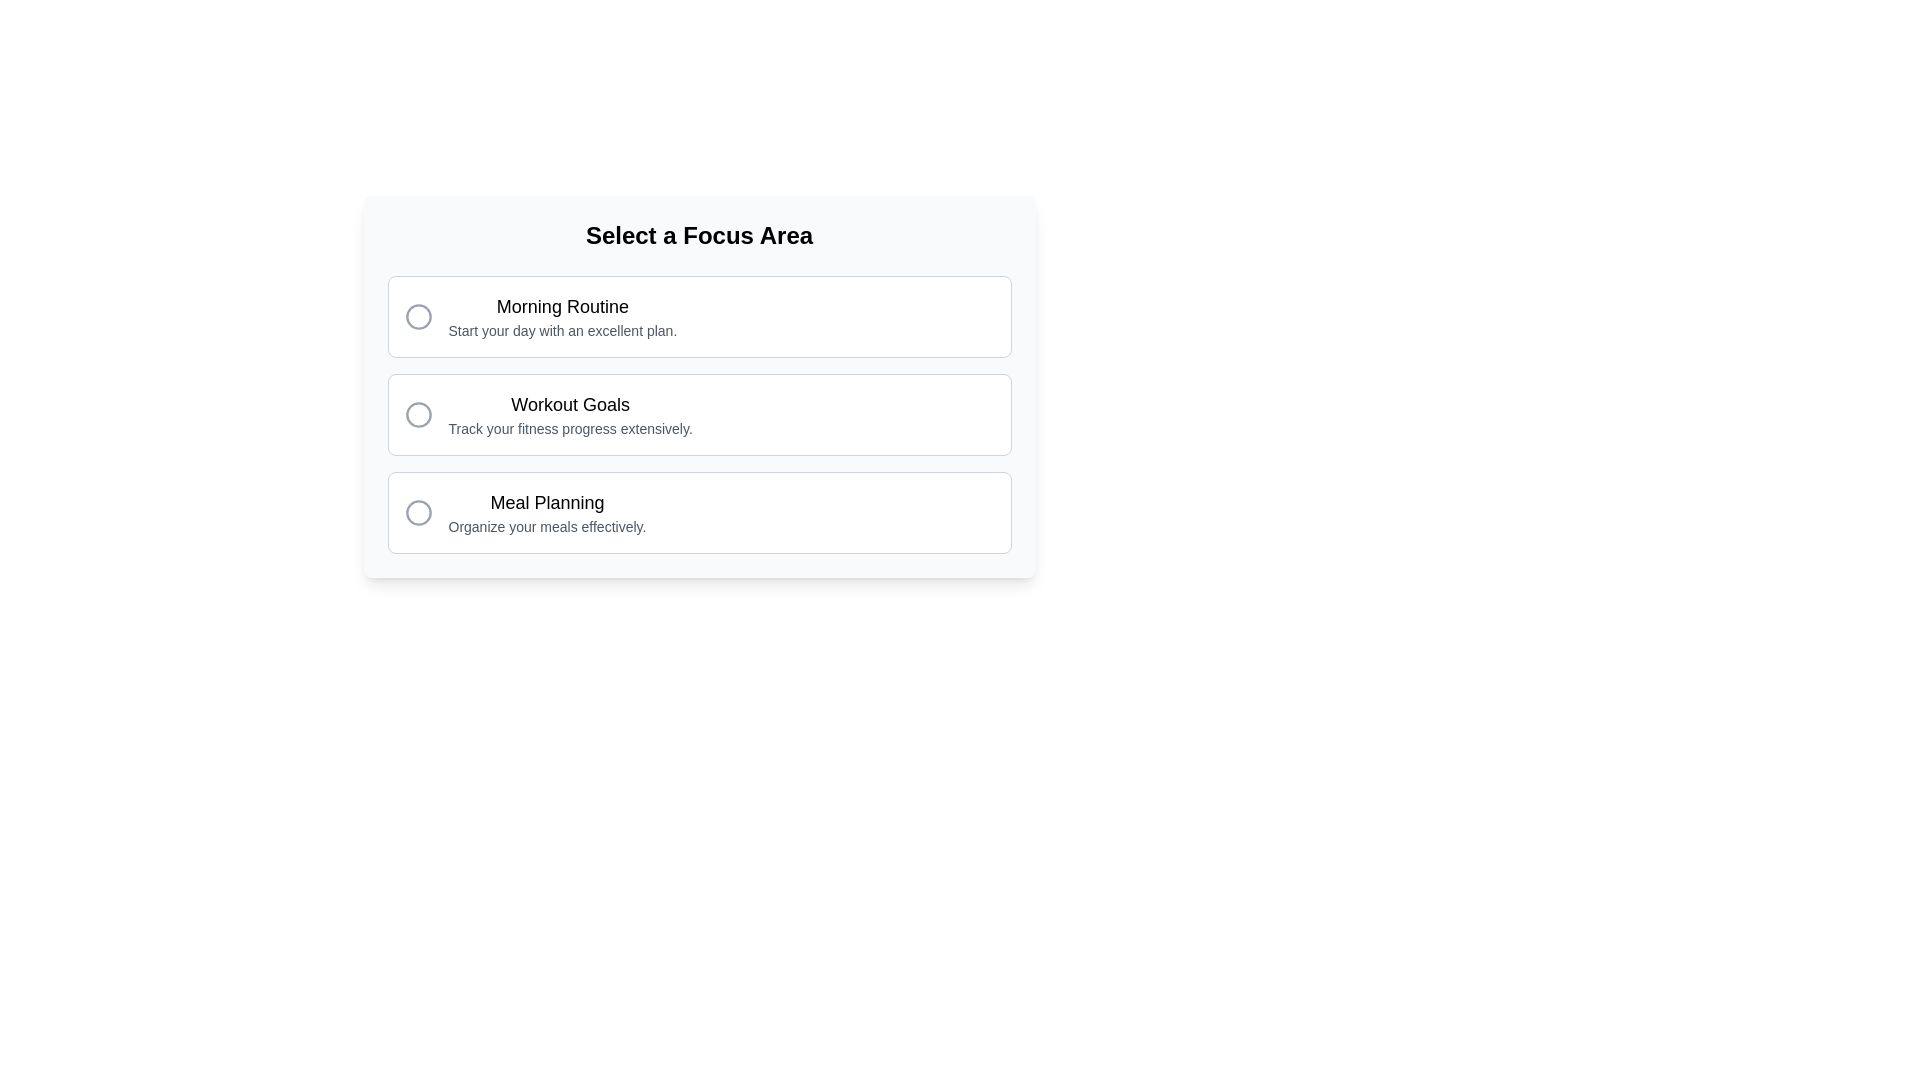 The height and width of the screenshot is (1080, 1920). Describe the element at coordinates (417, 315) in the screenshot. I see `the icon associated with the 'Morning Routine' option, which is positioned to the left of the text 'Morning Routine'` at that location.